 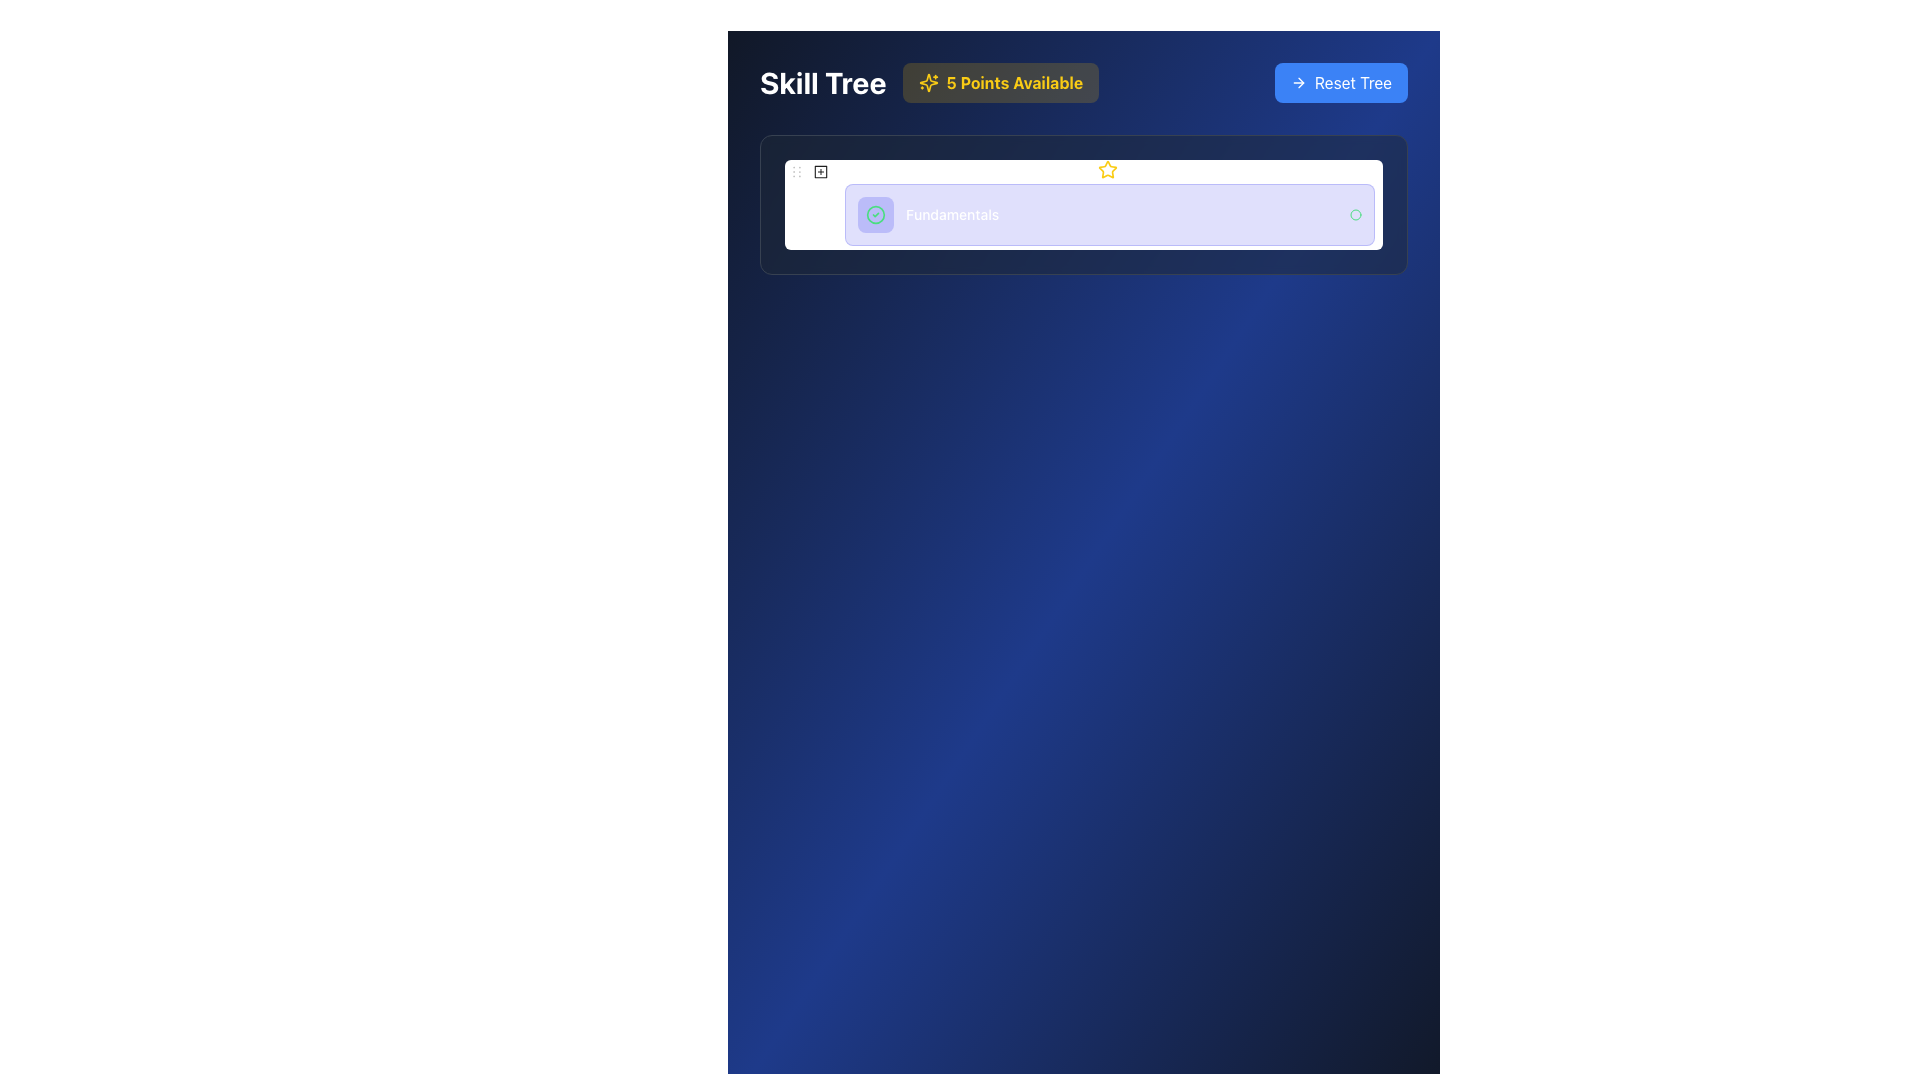 I want to click on the label 'Skill Tree' located at the top of the interface, so click(x=1083, y=82).